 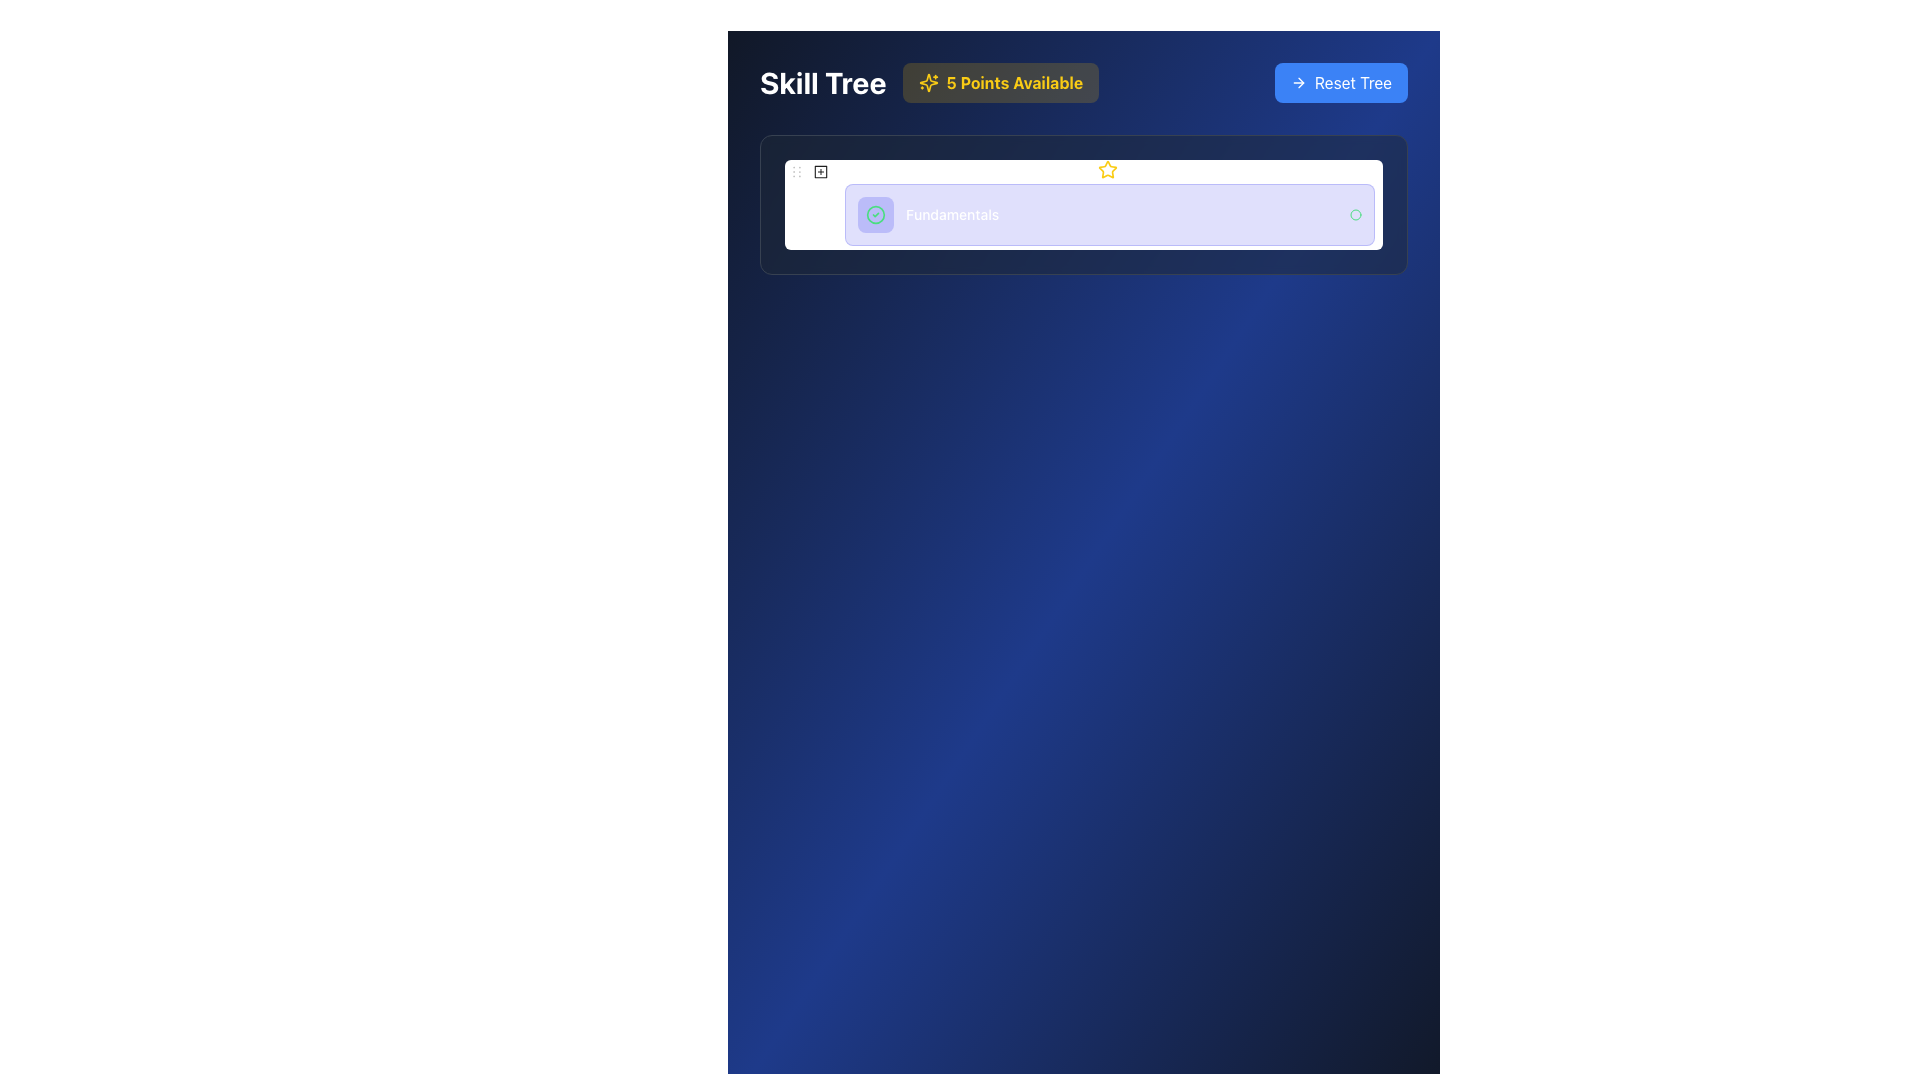 I want to click on the label 'Skill Tree' located at the top of the interface, so click(x=1083, y=82).